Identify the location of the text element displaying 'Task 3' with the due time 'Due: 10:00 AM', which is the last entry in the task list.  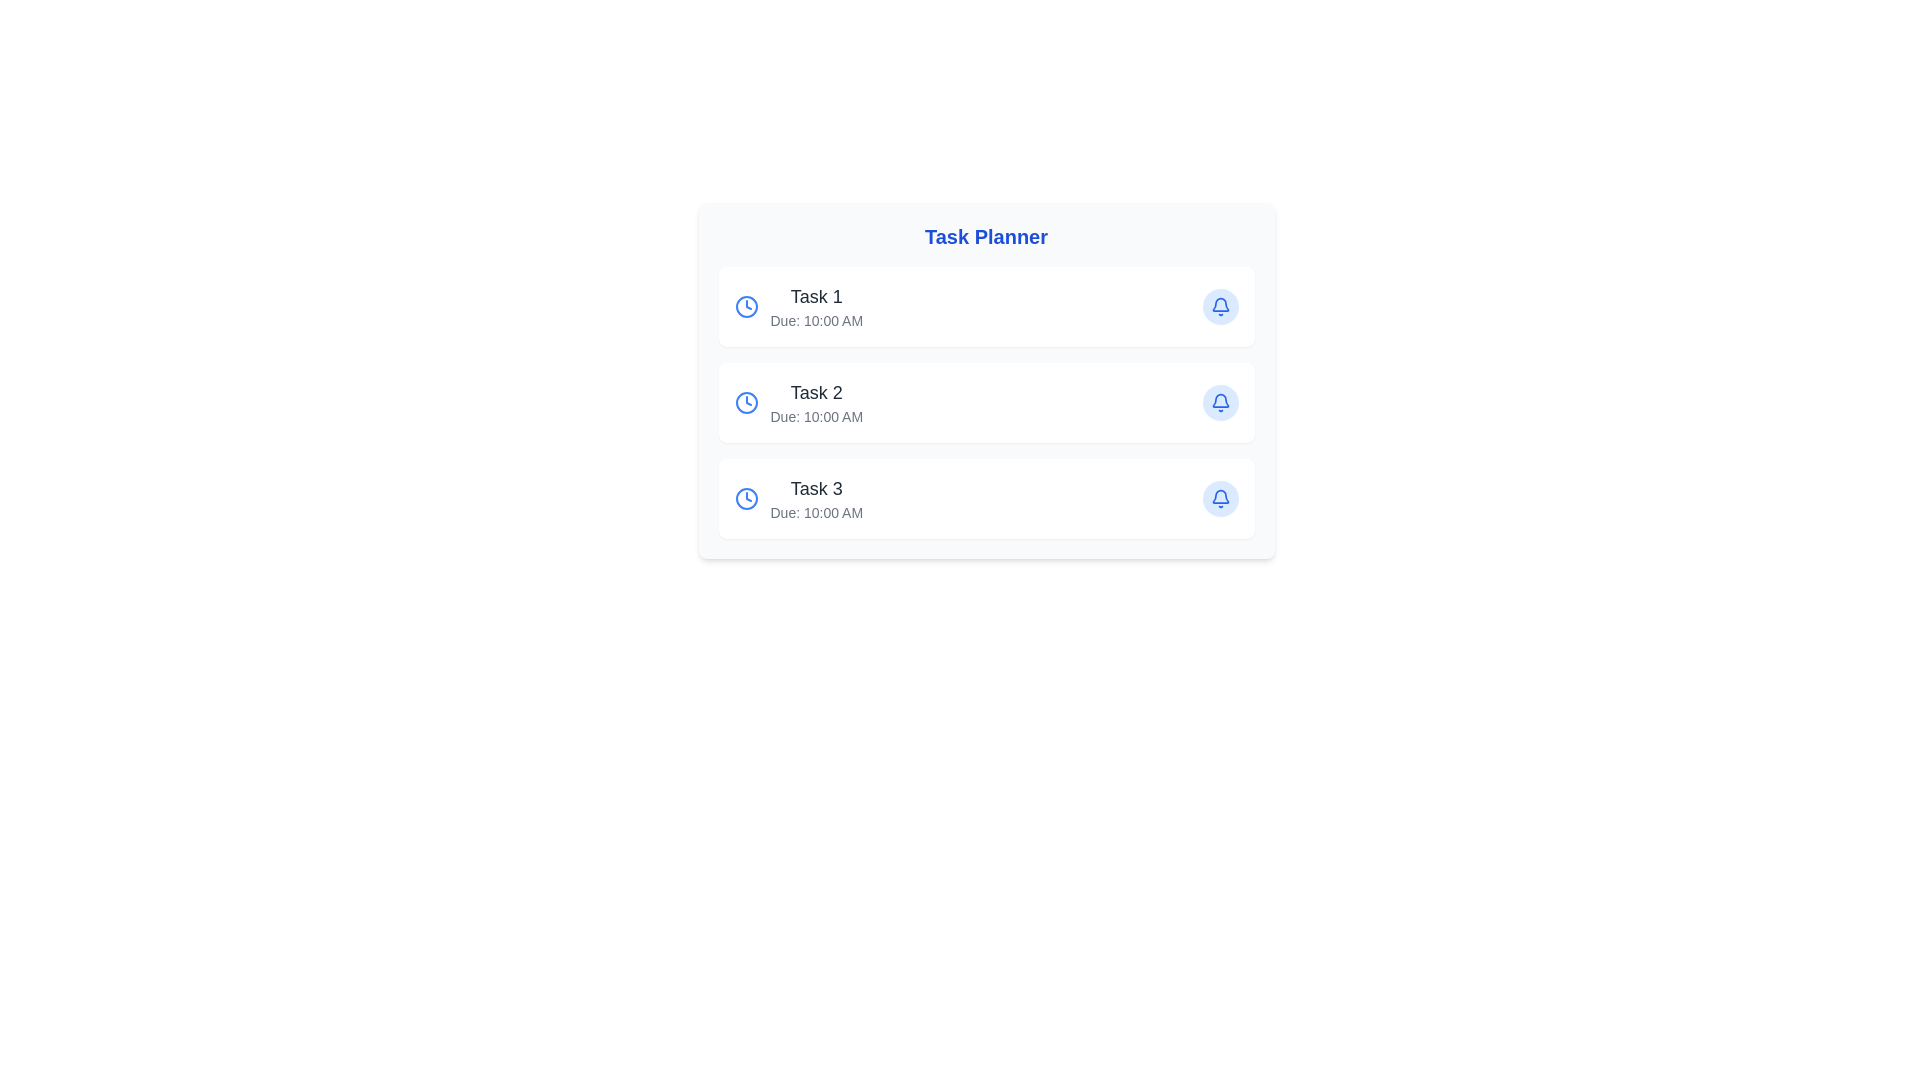
(816, 497).